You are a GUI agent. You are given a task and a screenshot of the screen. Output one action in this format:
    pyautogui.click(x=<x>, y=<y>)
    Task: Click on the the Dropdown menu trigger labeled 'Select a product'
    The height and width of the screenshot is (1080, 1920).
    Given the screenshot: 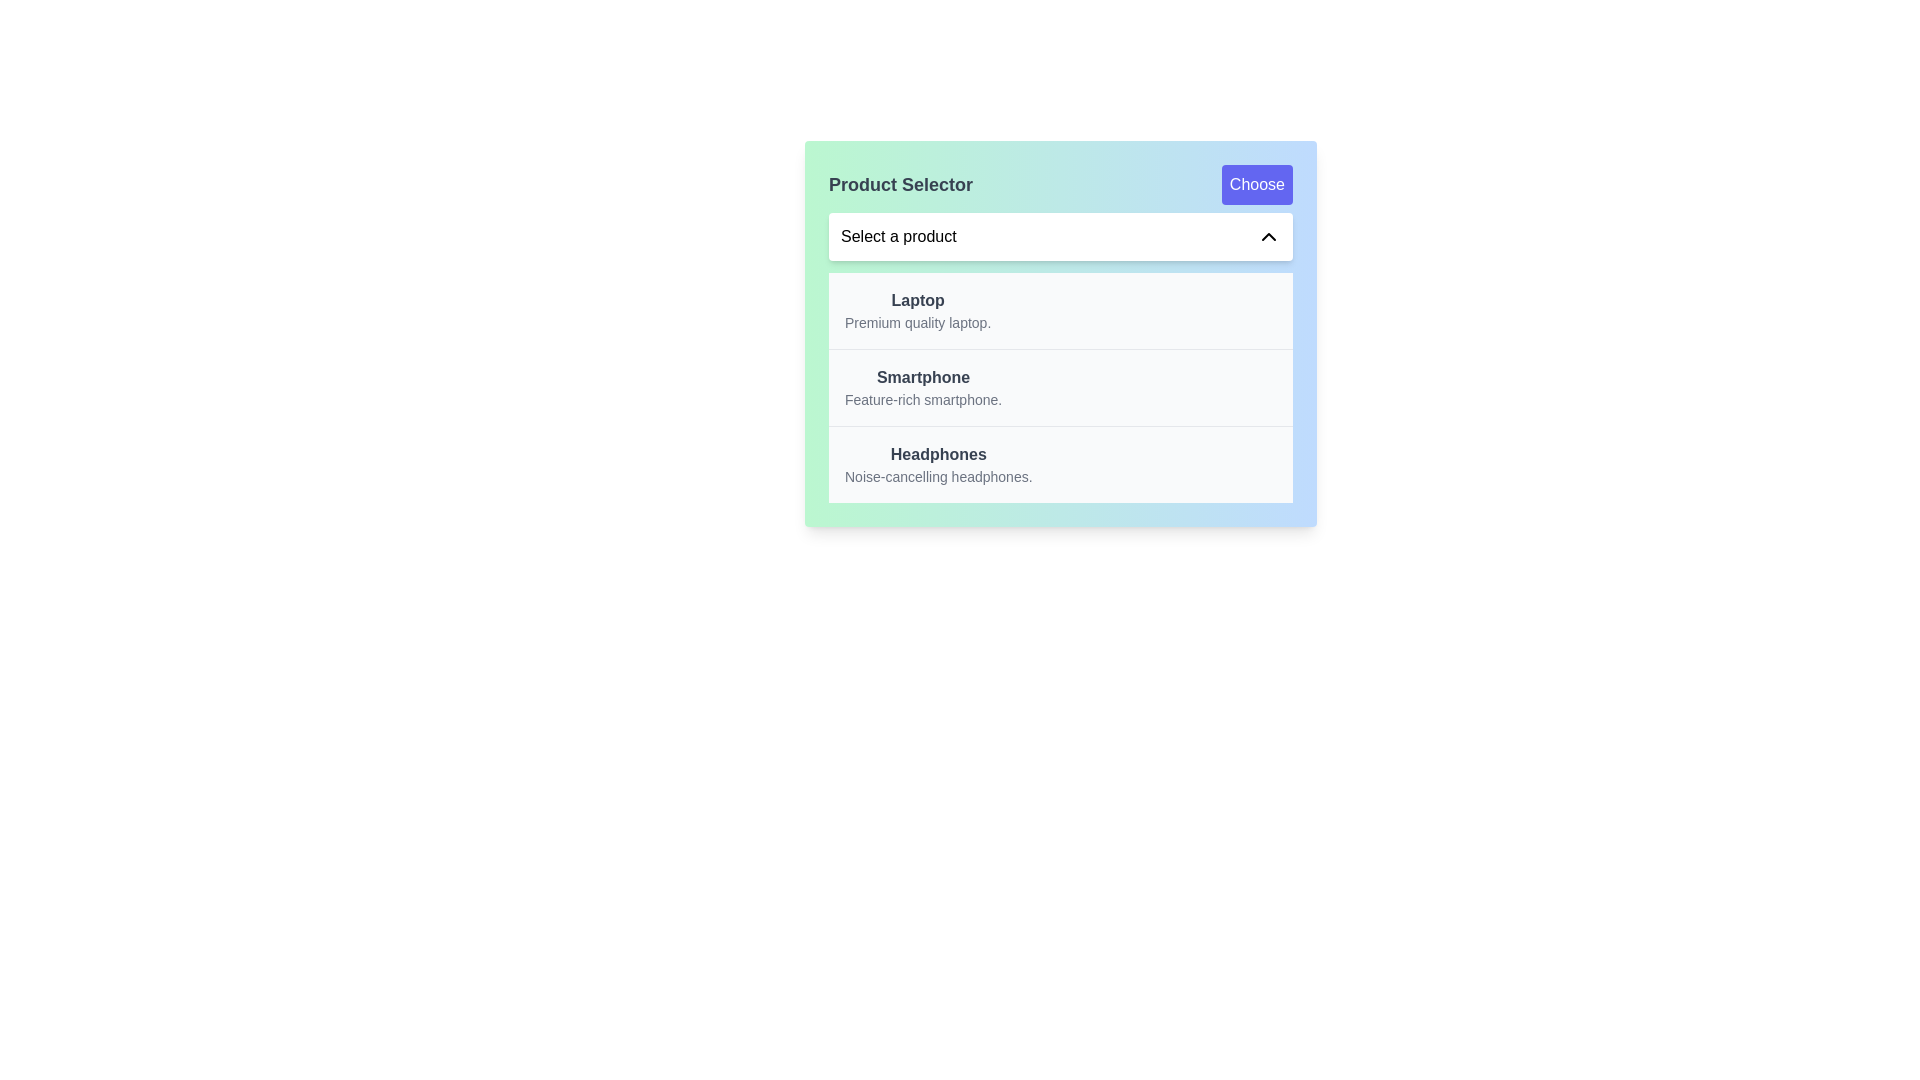 What is the action you would take?
    pyautogui.click(x=1059, y=235)
    